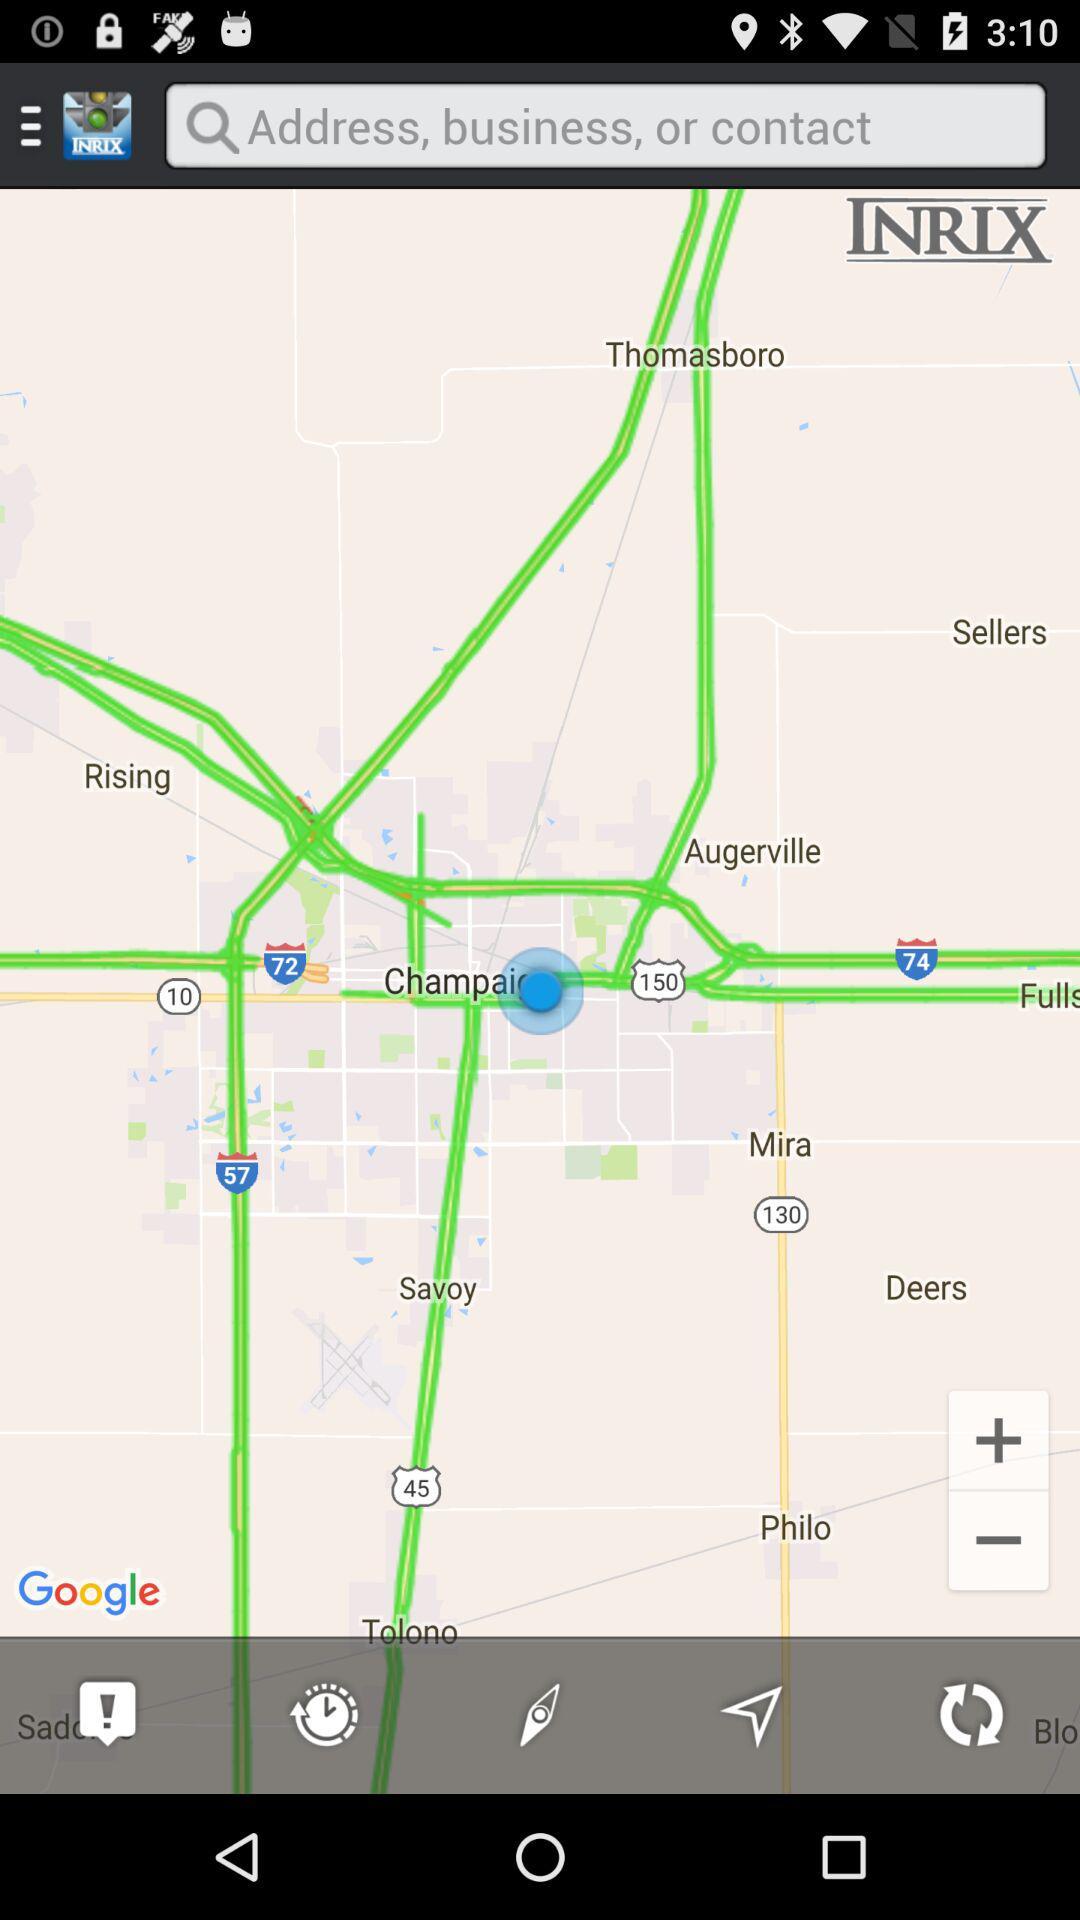 The height and width of the screenshot is (1920, 1080). I want to click on search term, so click(604, 124).